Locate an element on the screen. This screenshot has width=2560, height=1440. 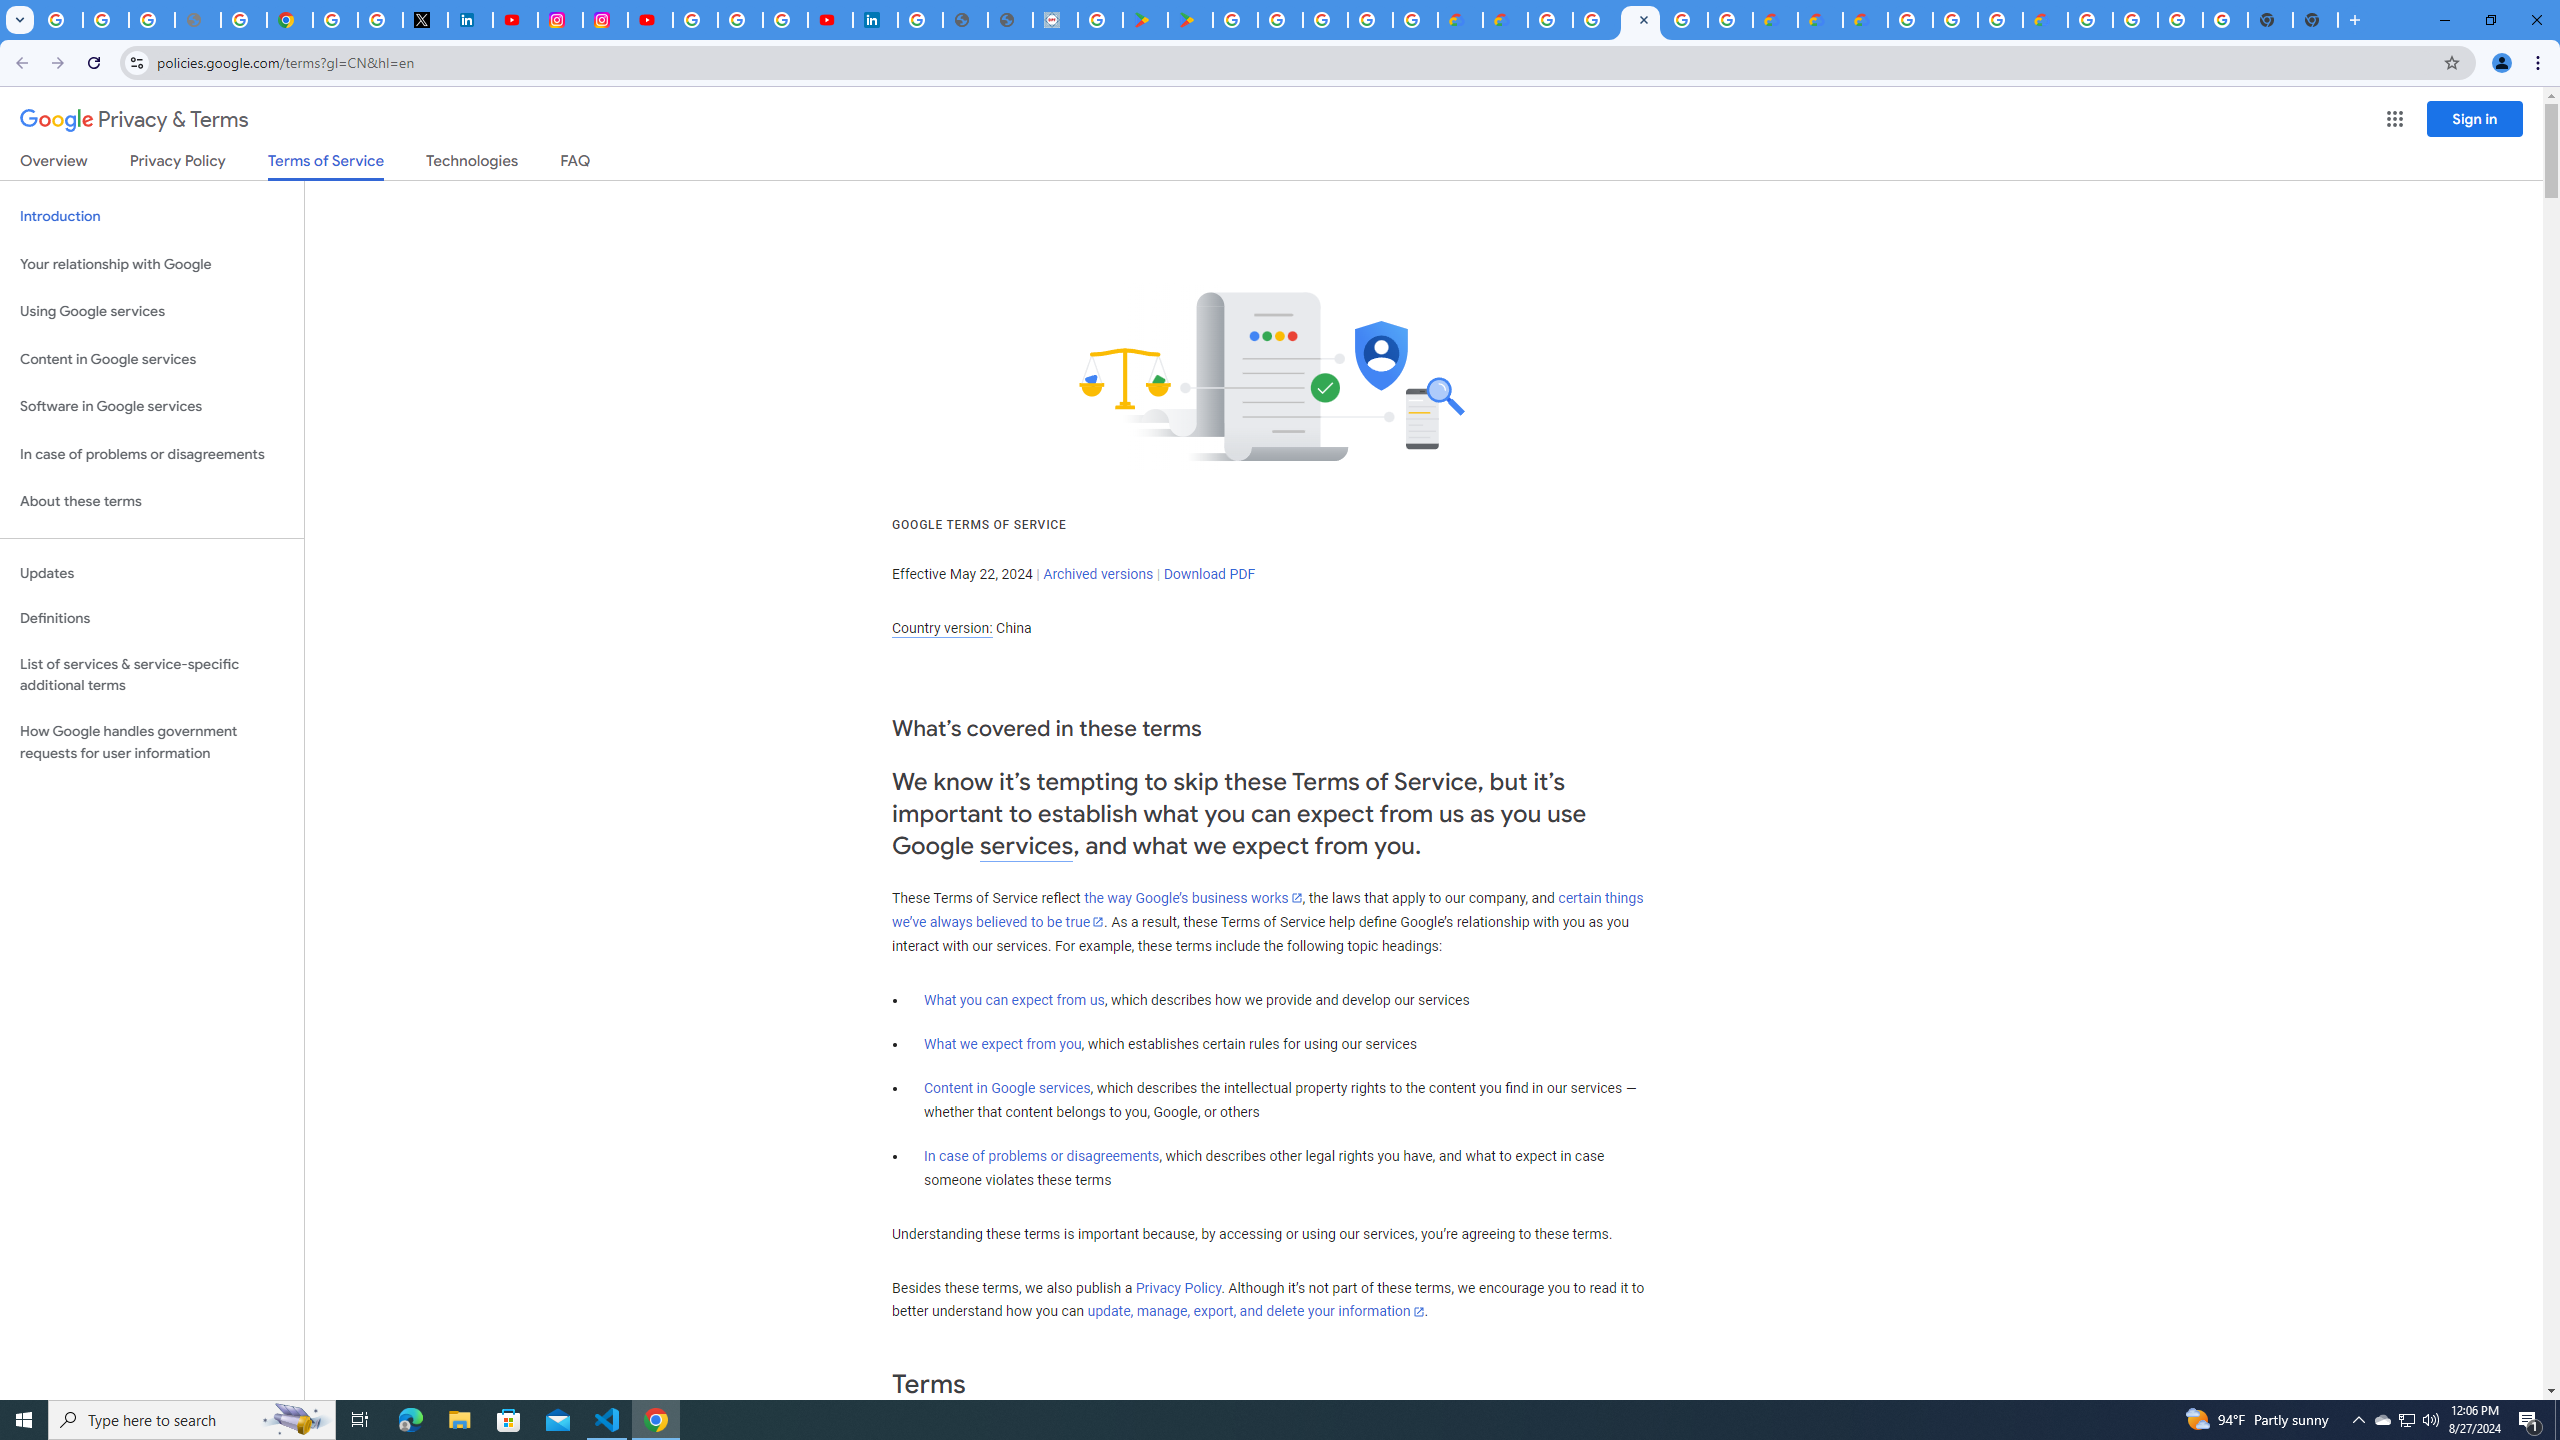
'Browse Chrome as a guest - Computer - Google Chrome Help' is located at coordinates (2000, 19).